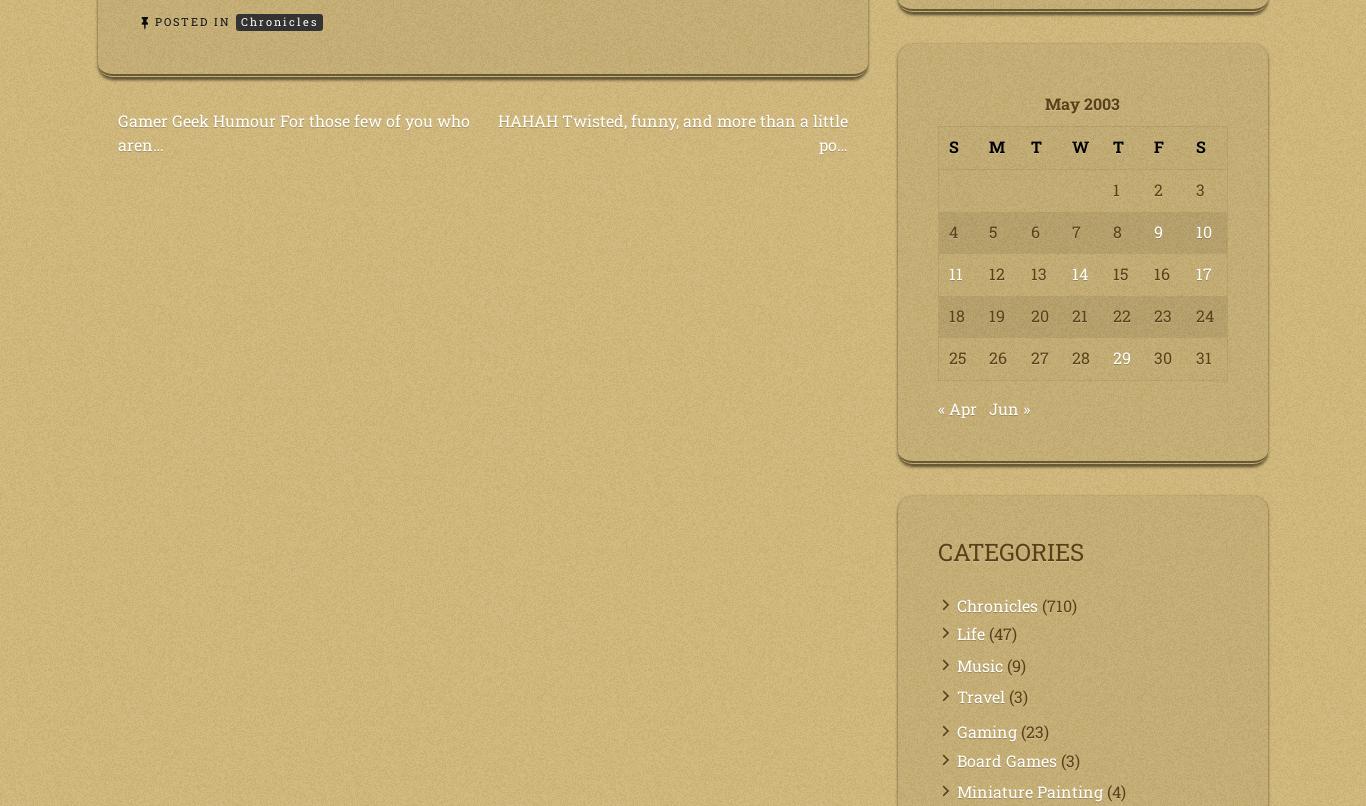 The height and width of the screenshot is (806, 1366). Describe the element at coordinates (1158, 188) in the screenshot. I see `'2'` at that location.